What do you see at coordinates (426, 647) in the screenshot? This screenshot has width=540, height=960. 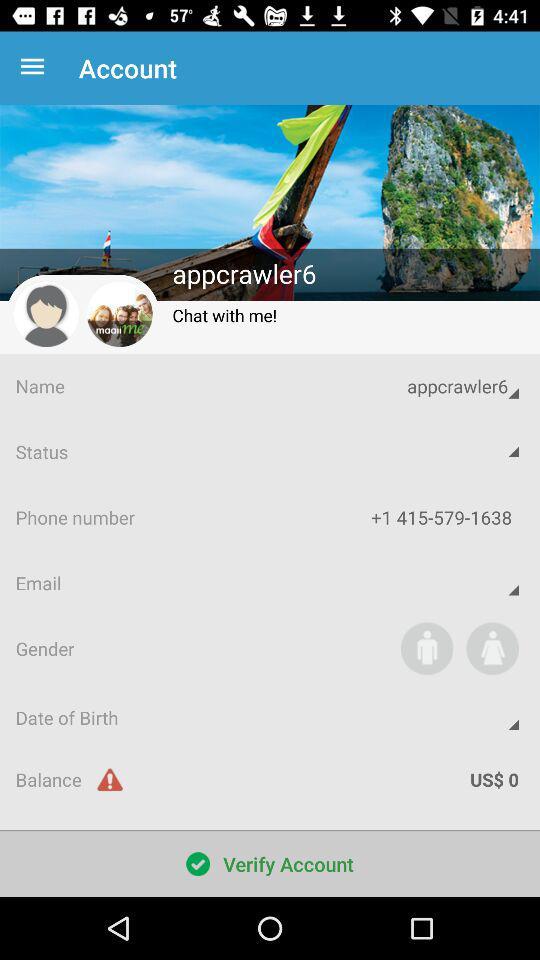 I see `male` at bounding box center [426, 647].